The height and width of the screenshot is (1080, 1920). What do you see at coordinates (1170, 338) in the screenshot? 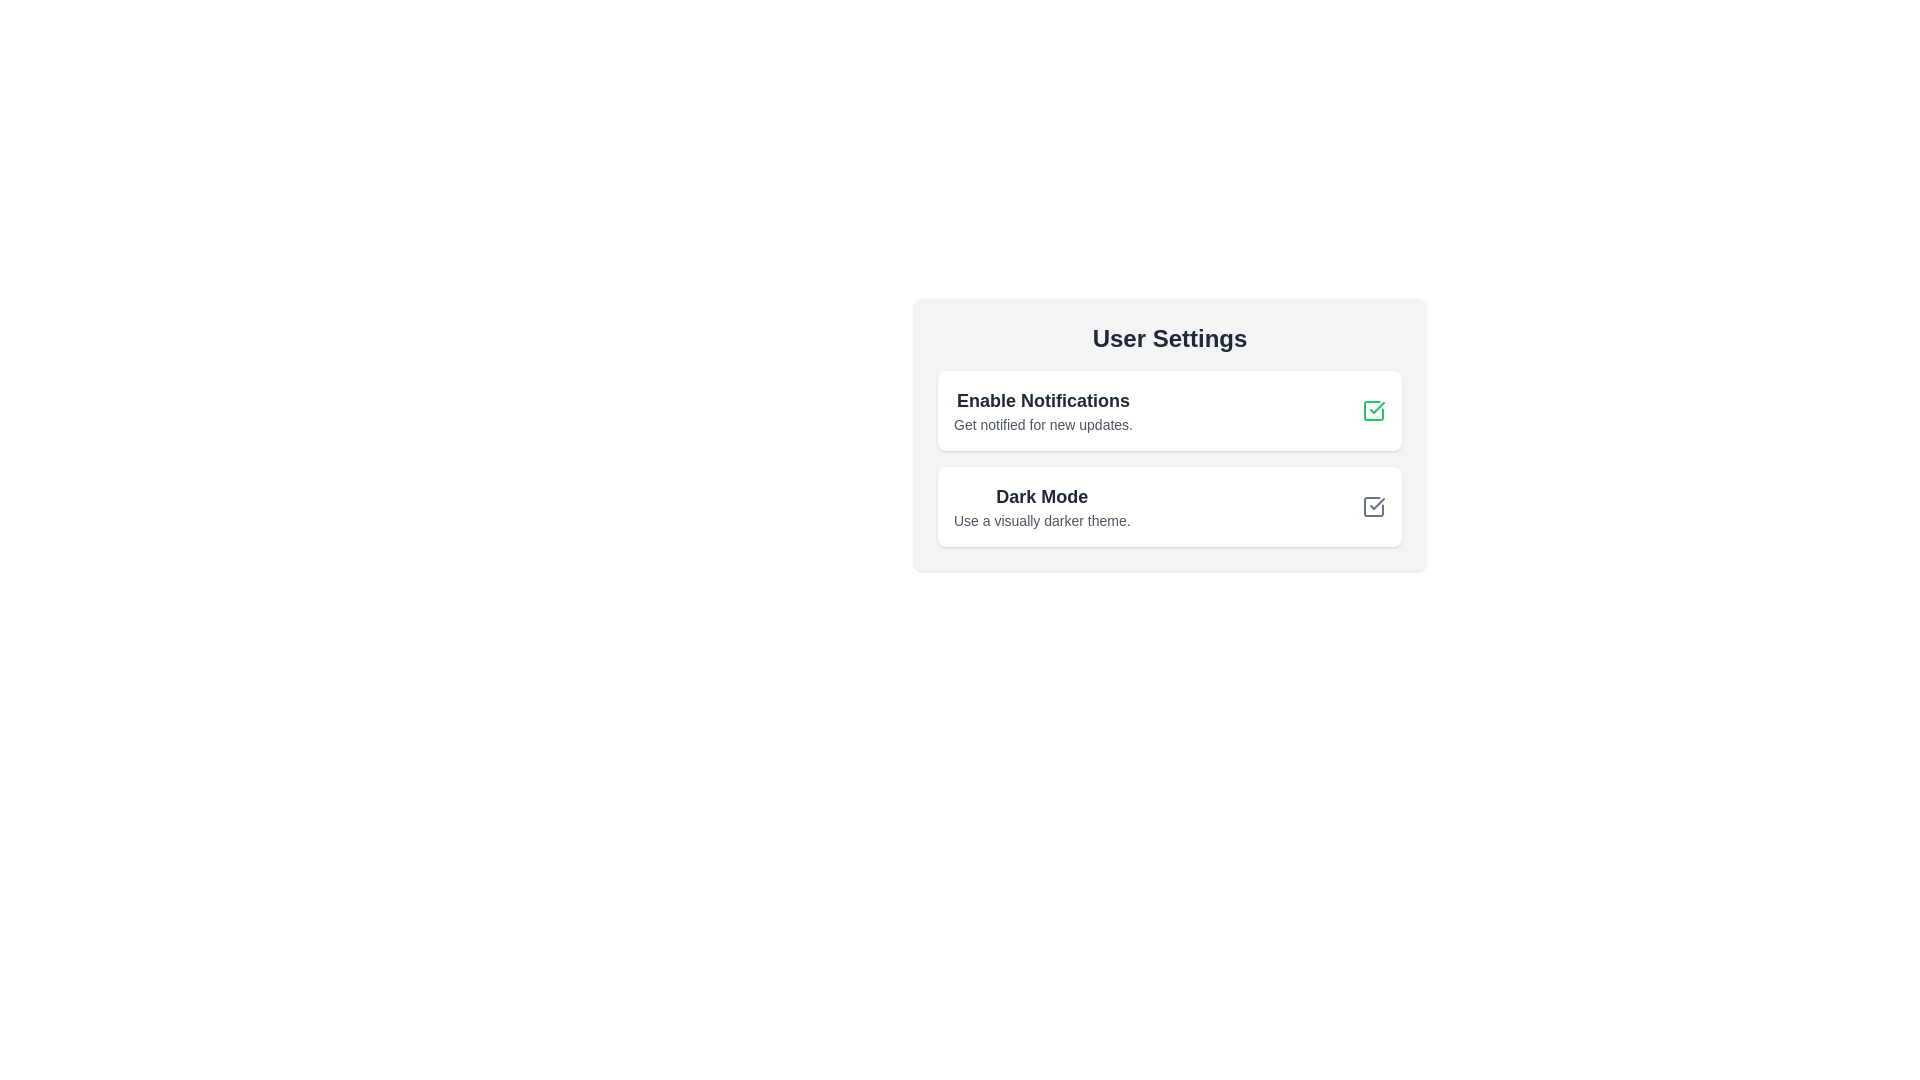
I see `the 'User Settings' title text` at bounding box center [1170, 338].